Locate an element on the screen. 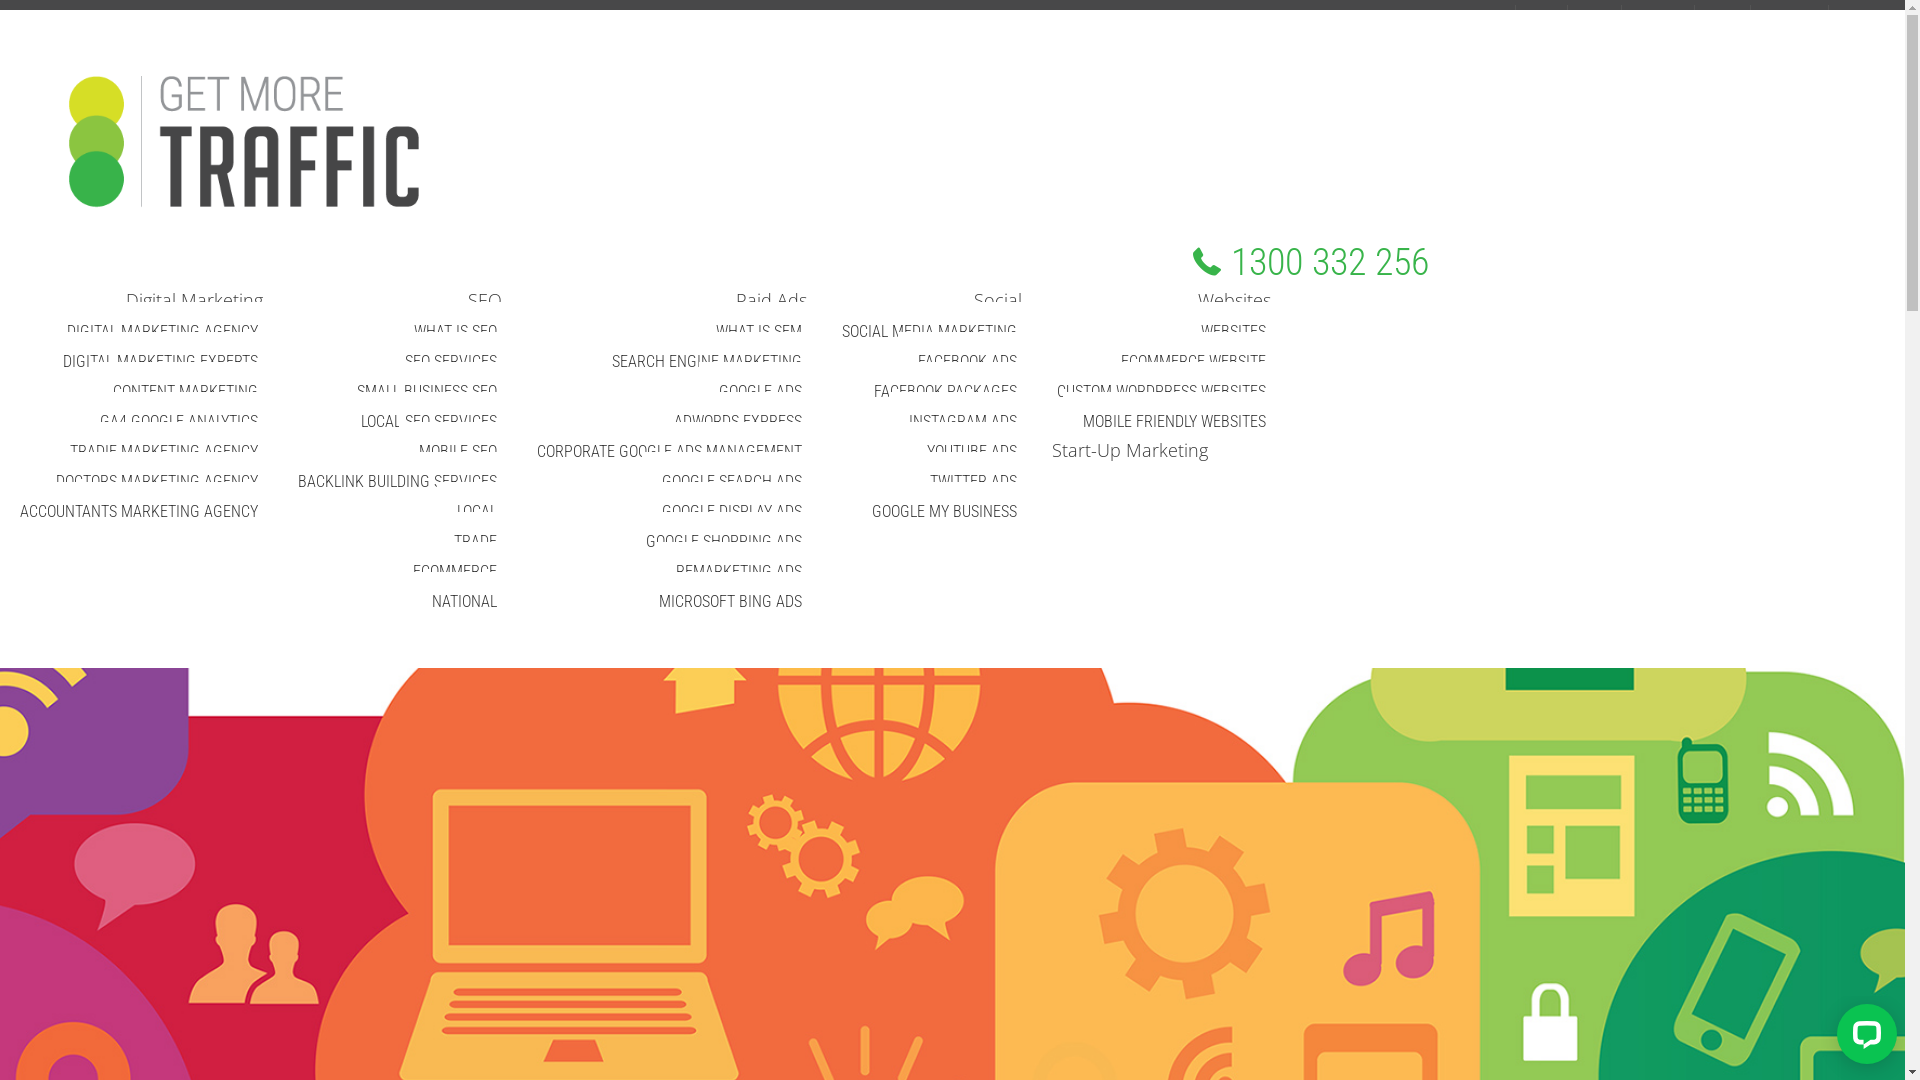 The height and width of the screenshot is (1080, 1920). 'LOCAL SEO SERVICES' is located at coordinates (340, 420).